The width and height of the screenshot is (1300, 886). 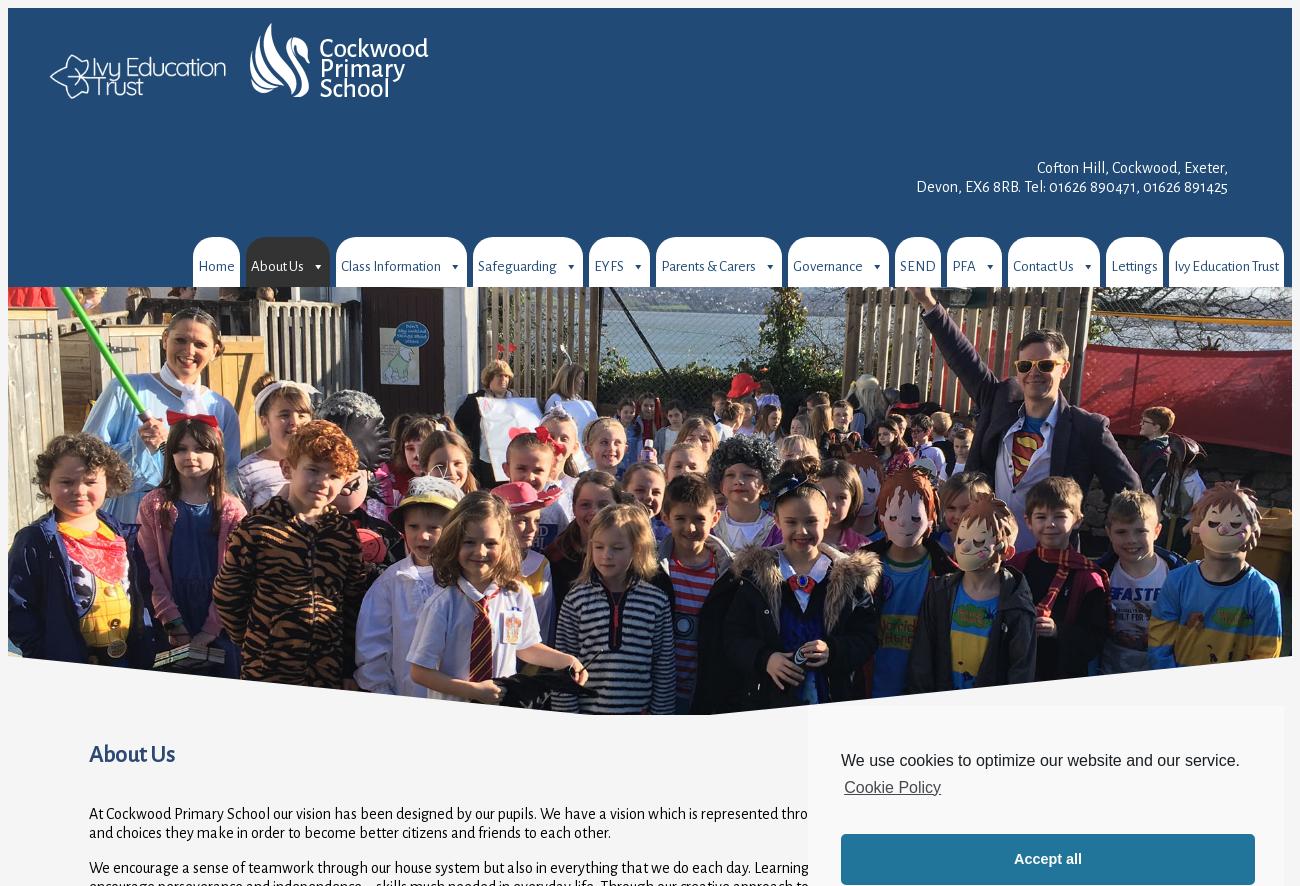 What do you see at coordinates (1225, 266) in the screenshot?
I see `'Ivy Education Trust'` at bounding box center [1225, 266].